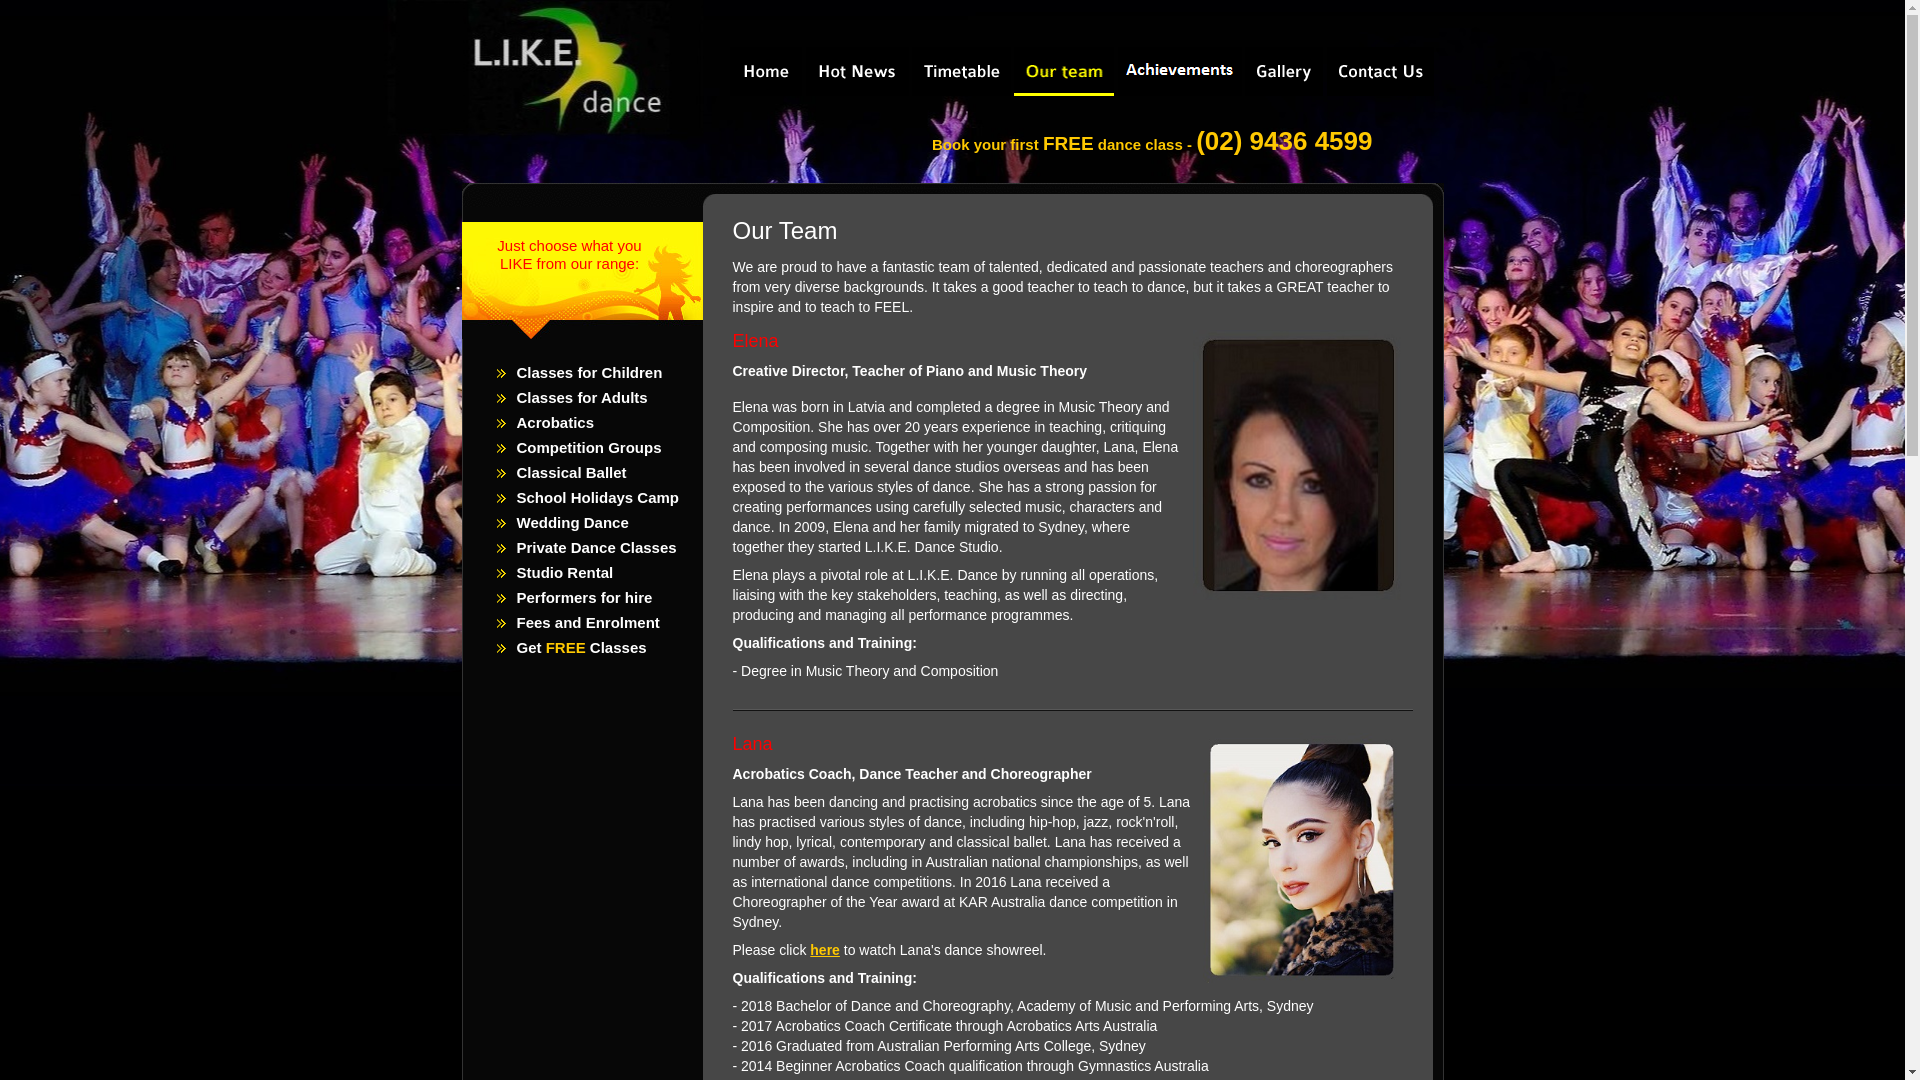 The height and width of the screenshot is (1080, 1920). I want to click on 'Classes for Children', so click(588, 372).